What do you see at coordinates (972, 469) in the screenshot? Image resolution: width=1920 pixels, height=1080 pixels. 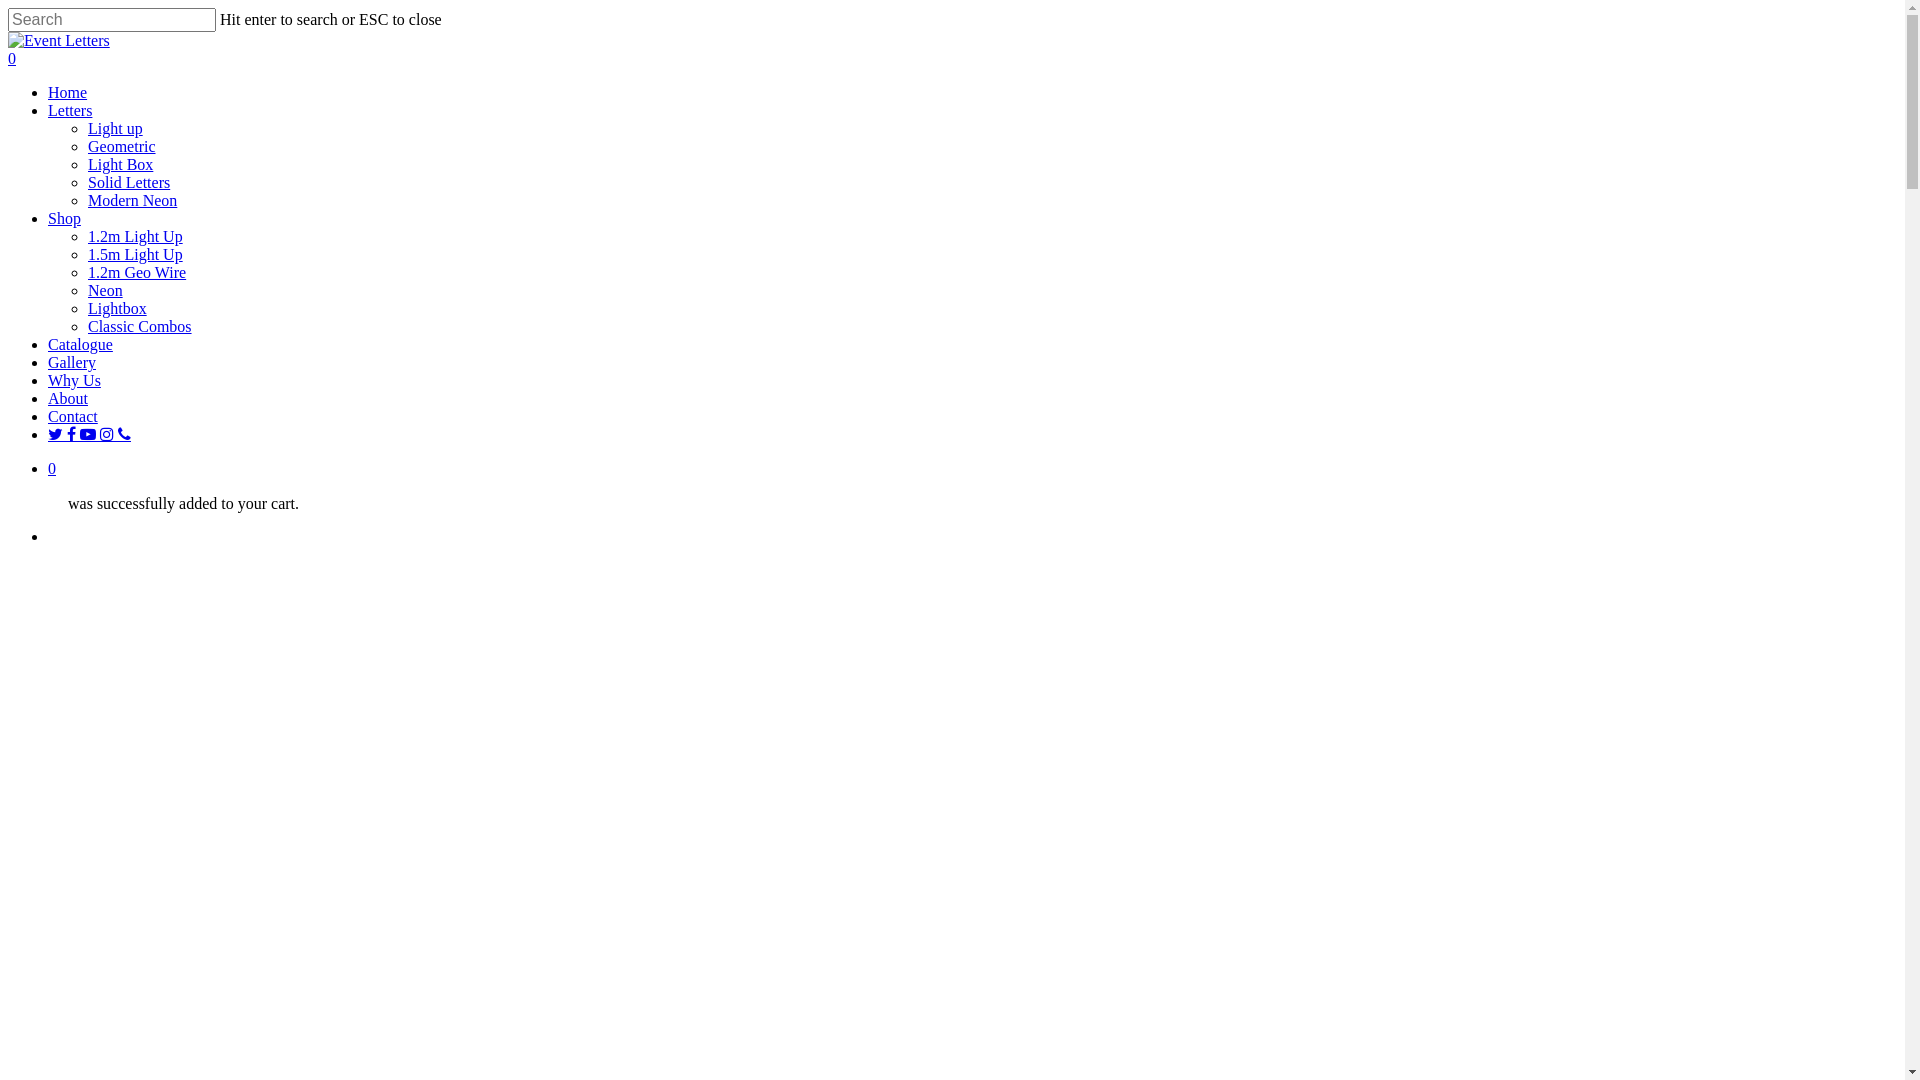 I see `'0'` at bounding box center [972, 469].